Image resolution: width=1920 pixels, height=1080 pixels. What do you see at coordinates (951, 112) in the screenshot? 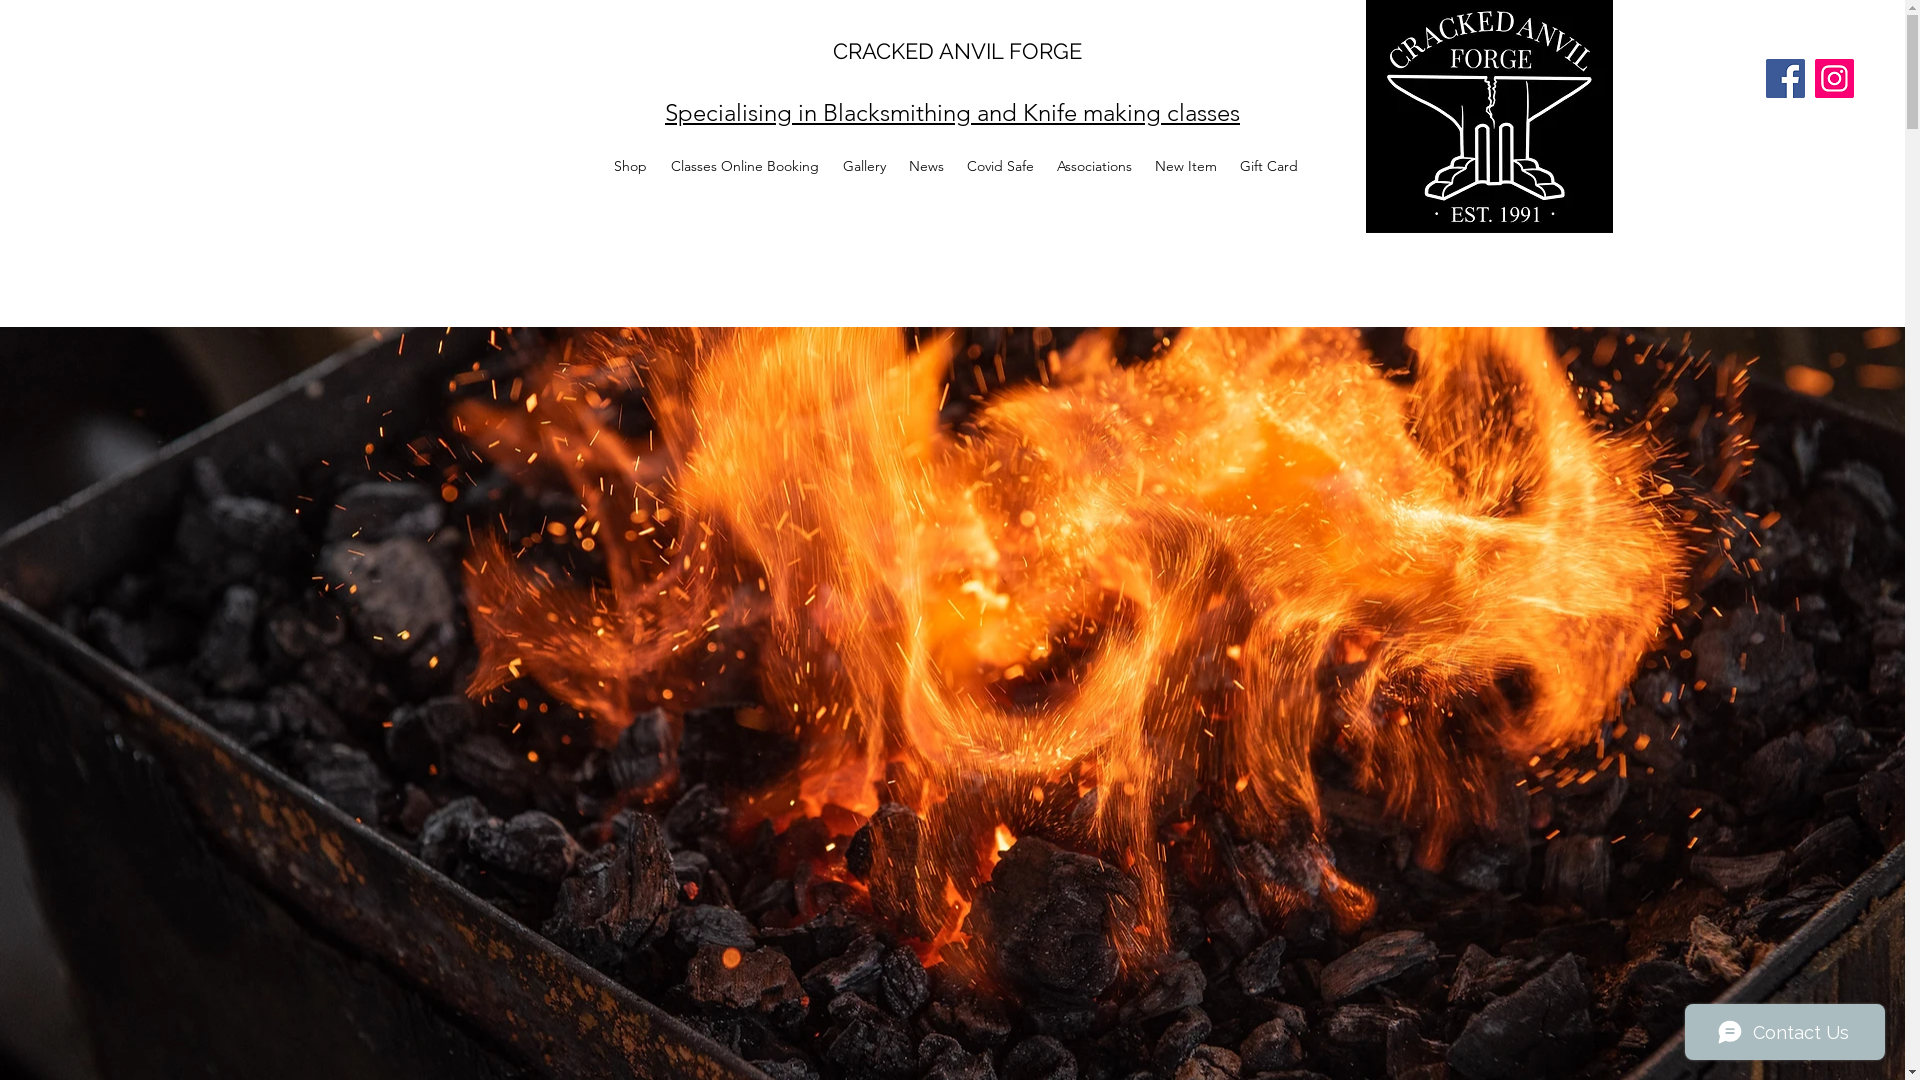
I see `'Specialising in Blacksmithing and Knife making classes'` at bounding box center [951, 112].